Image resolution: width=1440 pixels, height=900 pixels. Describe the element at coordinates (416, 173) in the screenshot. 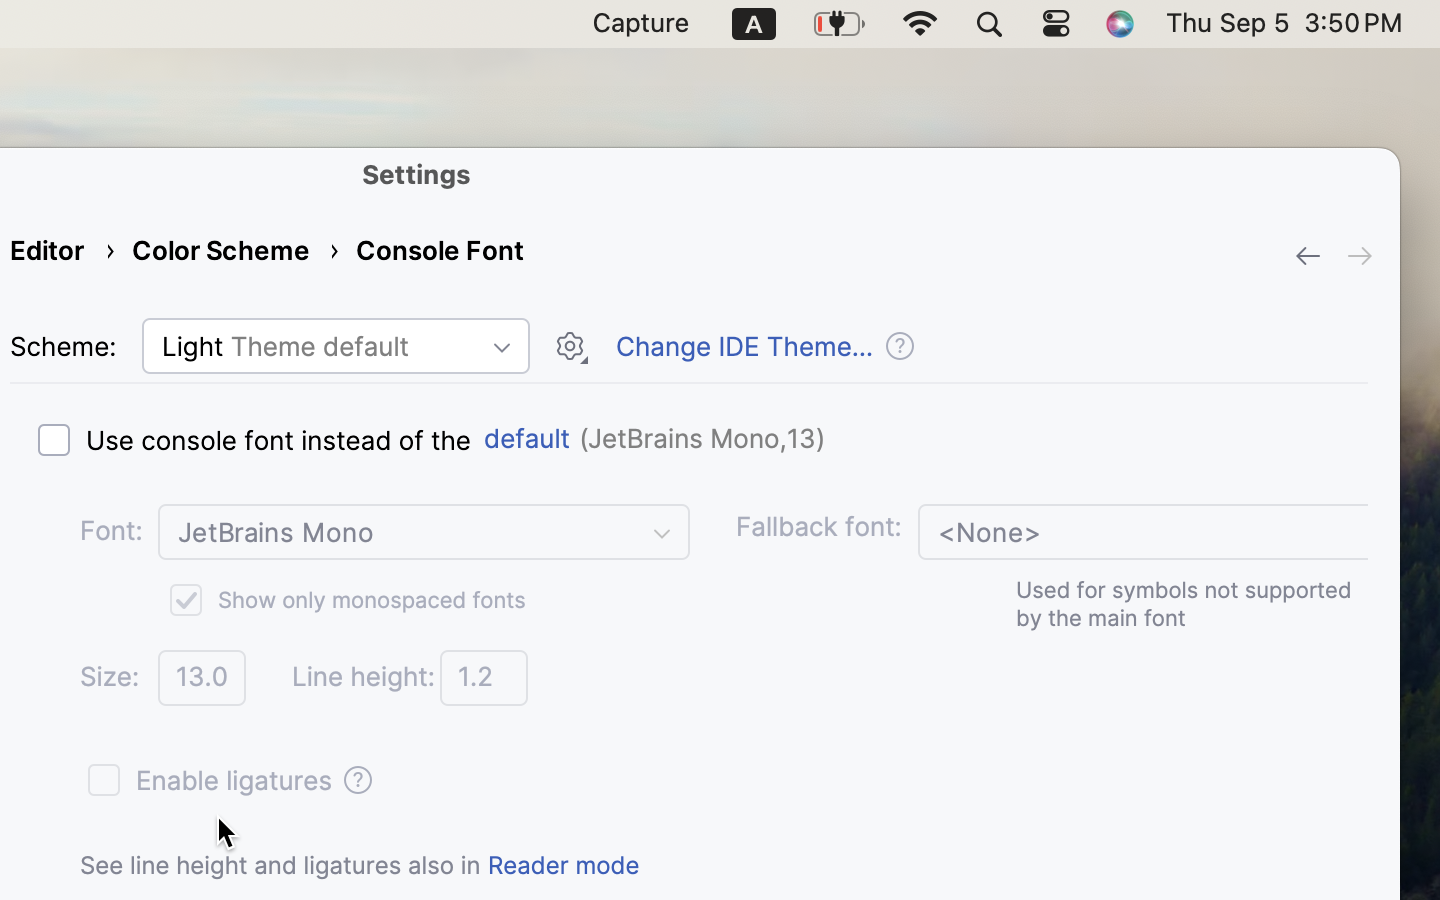

I see `'Settings'` at that location.